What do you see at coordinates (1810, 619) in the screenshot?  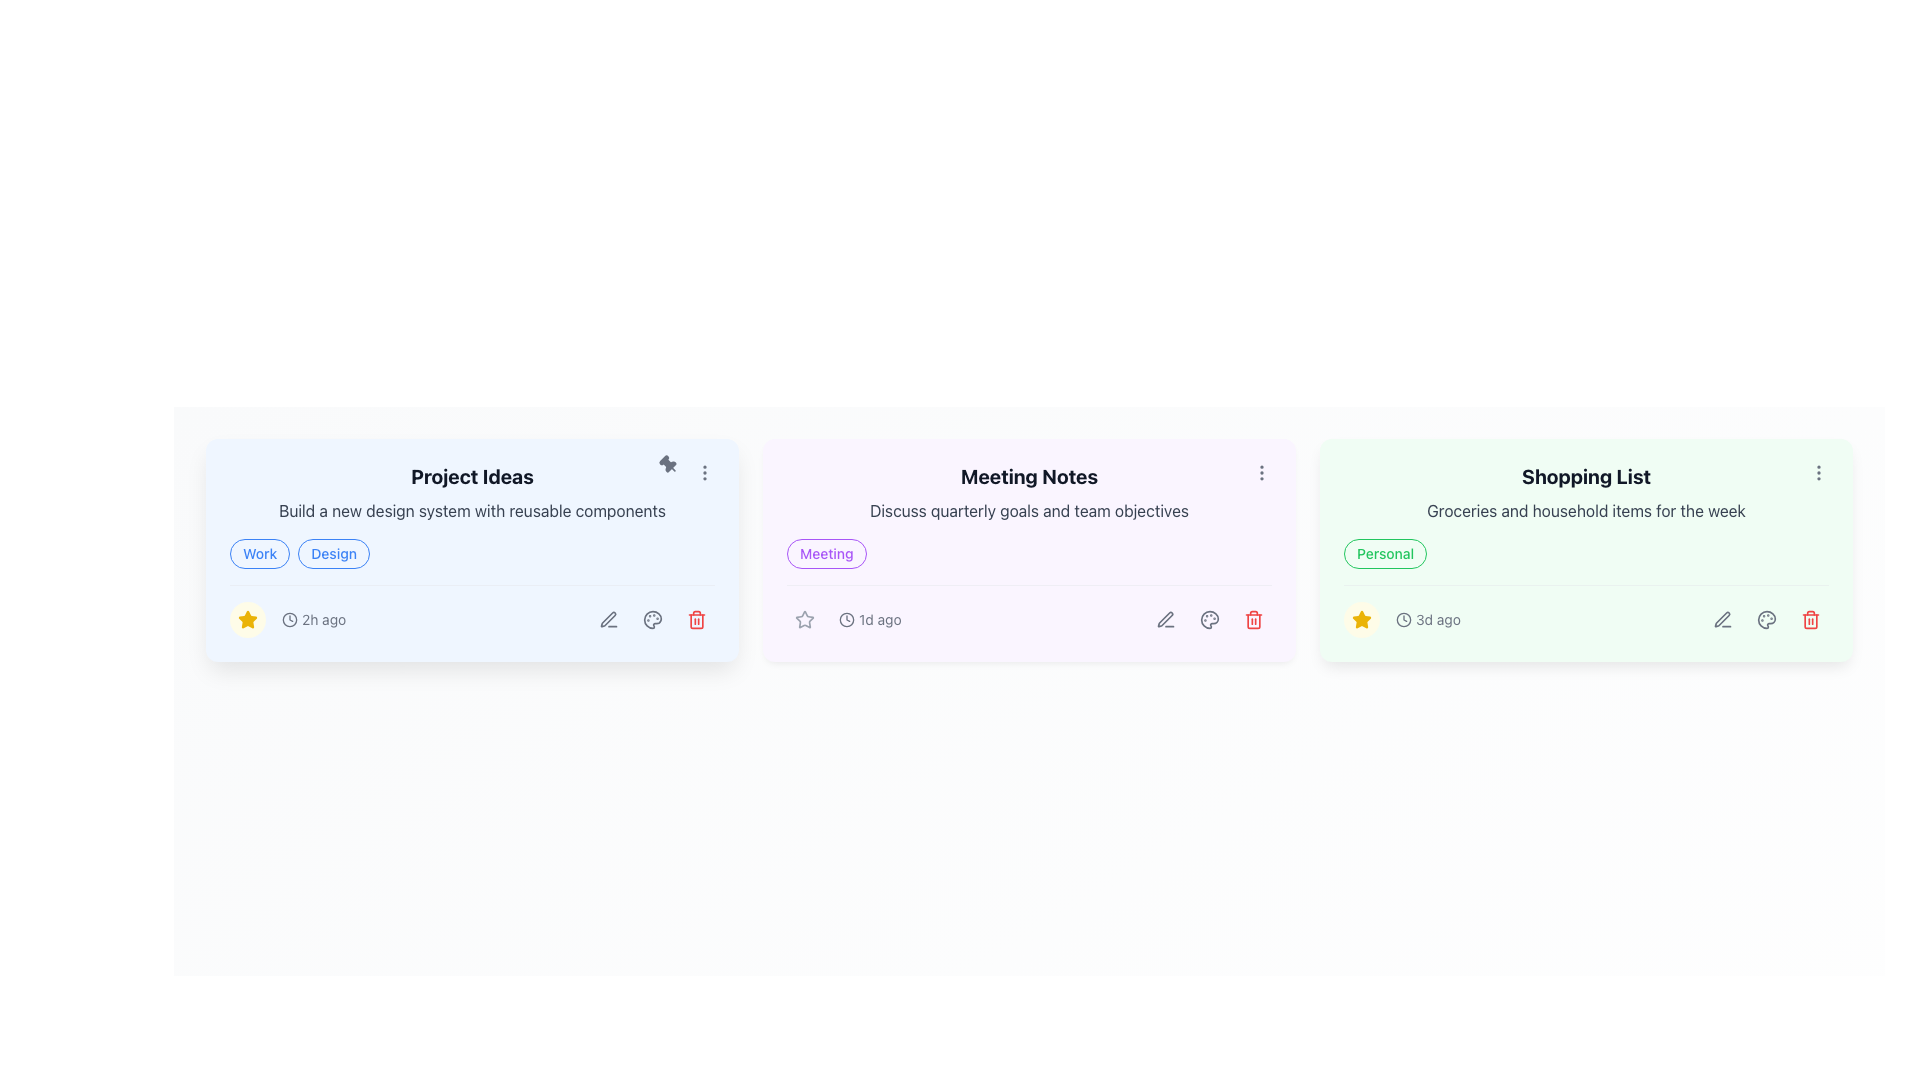 I see `the red-colored trash bin icon button located at the bottom-right of the 'Shopping List' card` at bounding box center [1810, 619].